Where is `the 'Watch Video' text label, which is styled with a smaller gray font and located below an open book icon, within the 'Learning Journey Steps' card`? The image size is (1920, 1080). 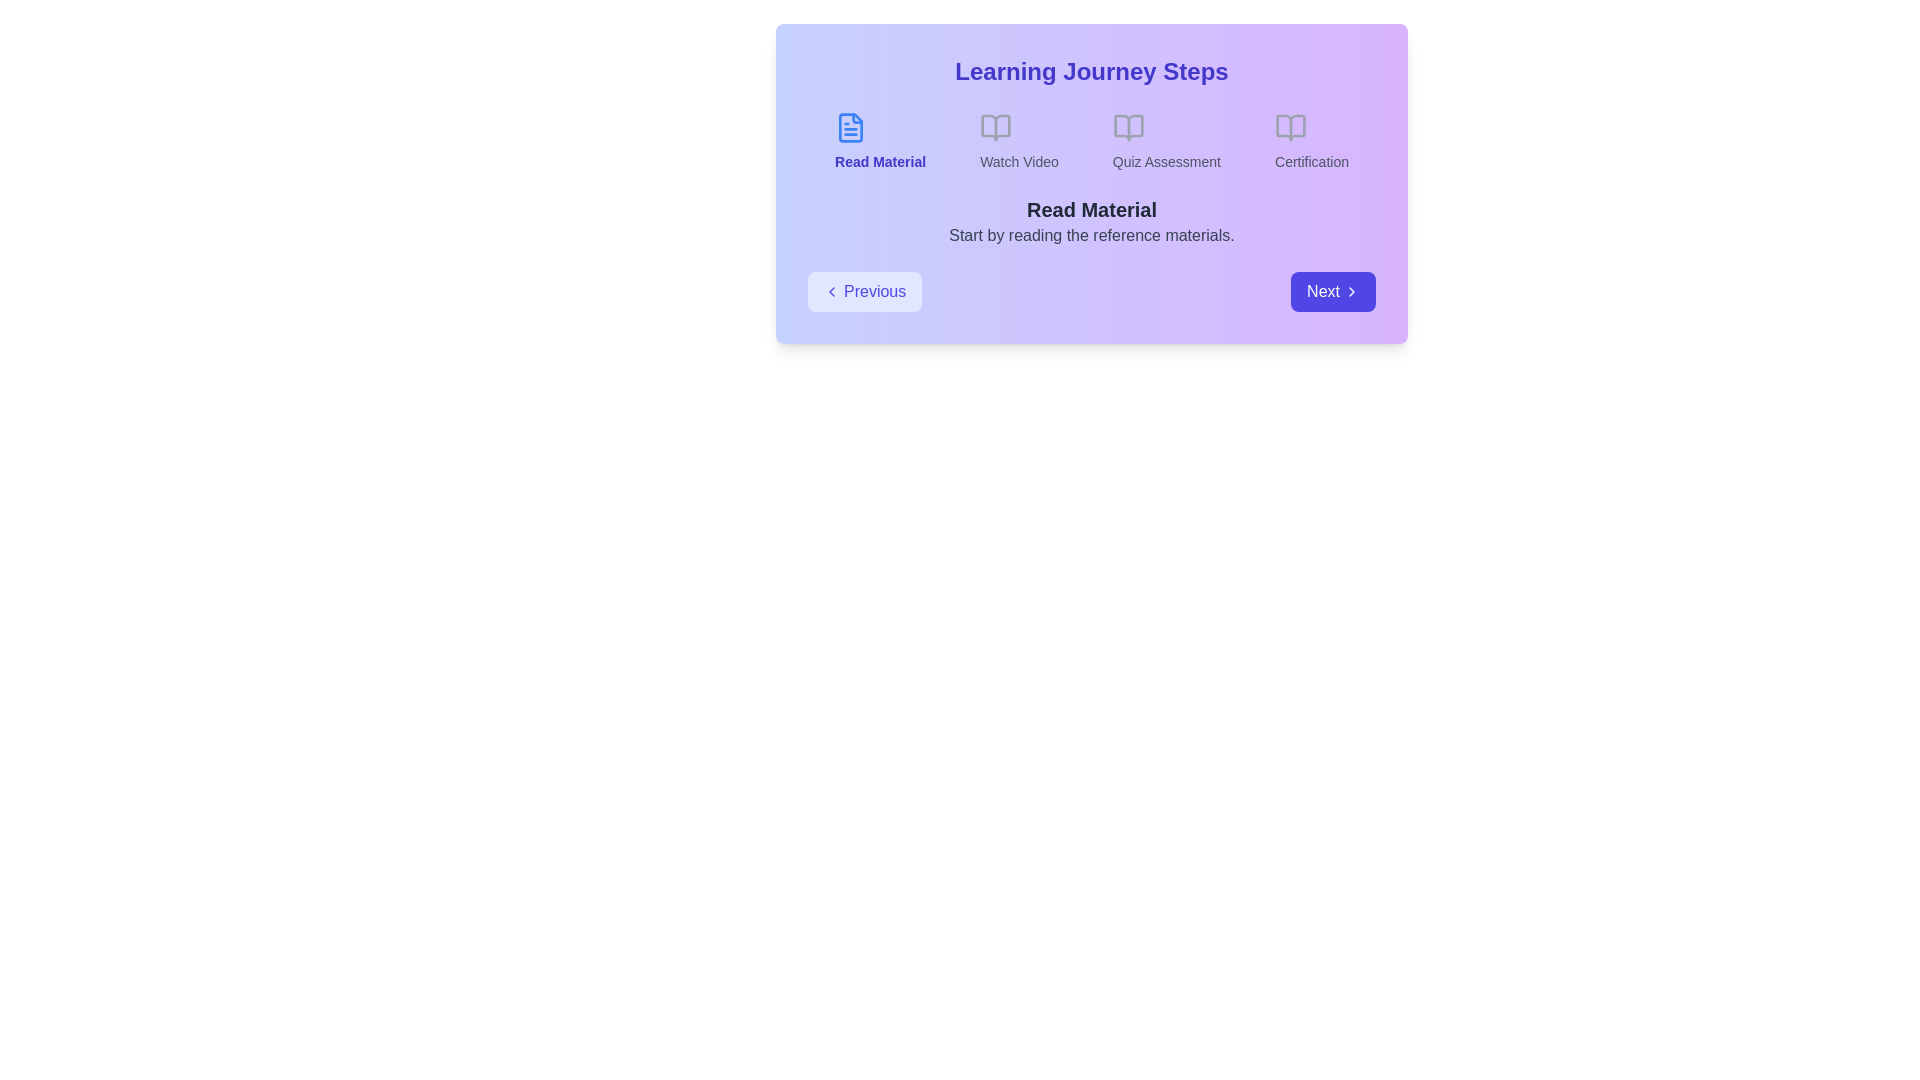 the 'Watch Video' text label, which is styled with a smaller gray font and located below an open book icon, within the 'Learning Journey Steps' card is located at coordinates (1019, 161).